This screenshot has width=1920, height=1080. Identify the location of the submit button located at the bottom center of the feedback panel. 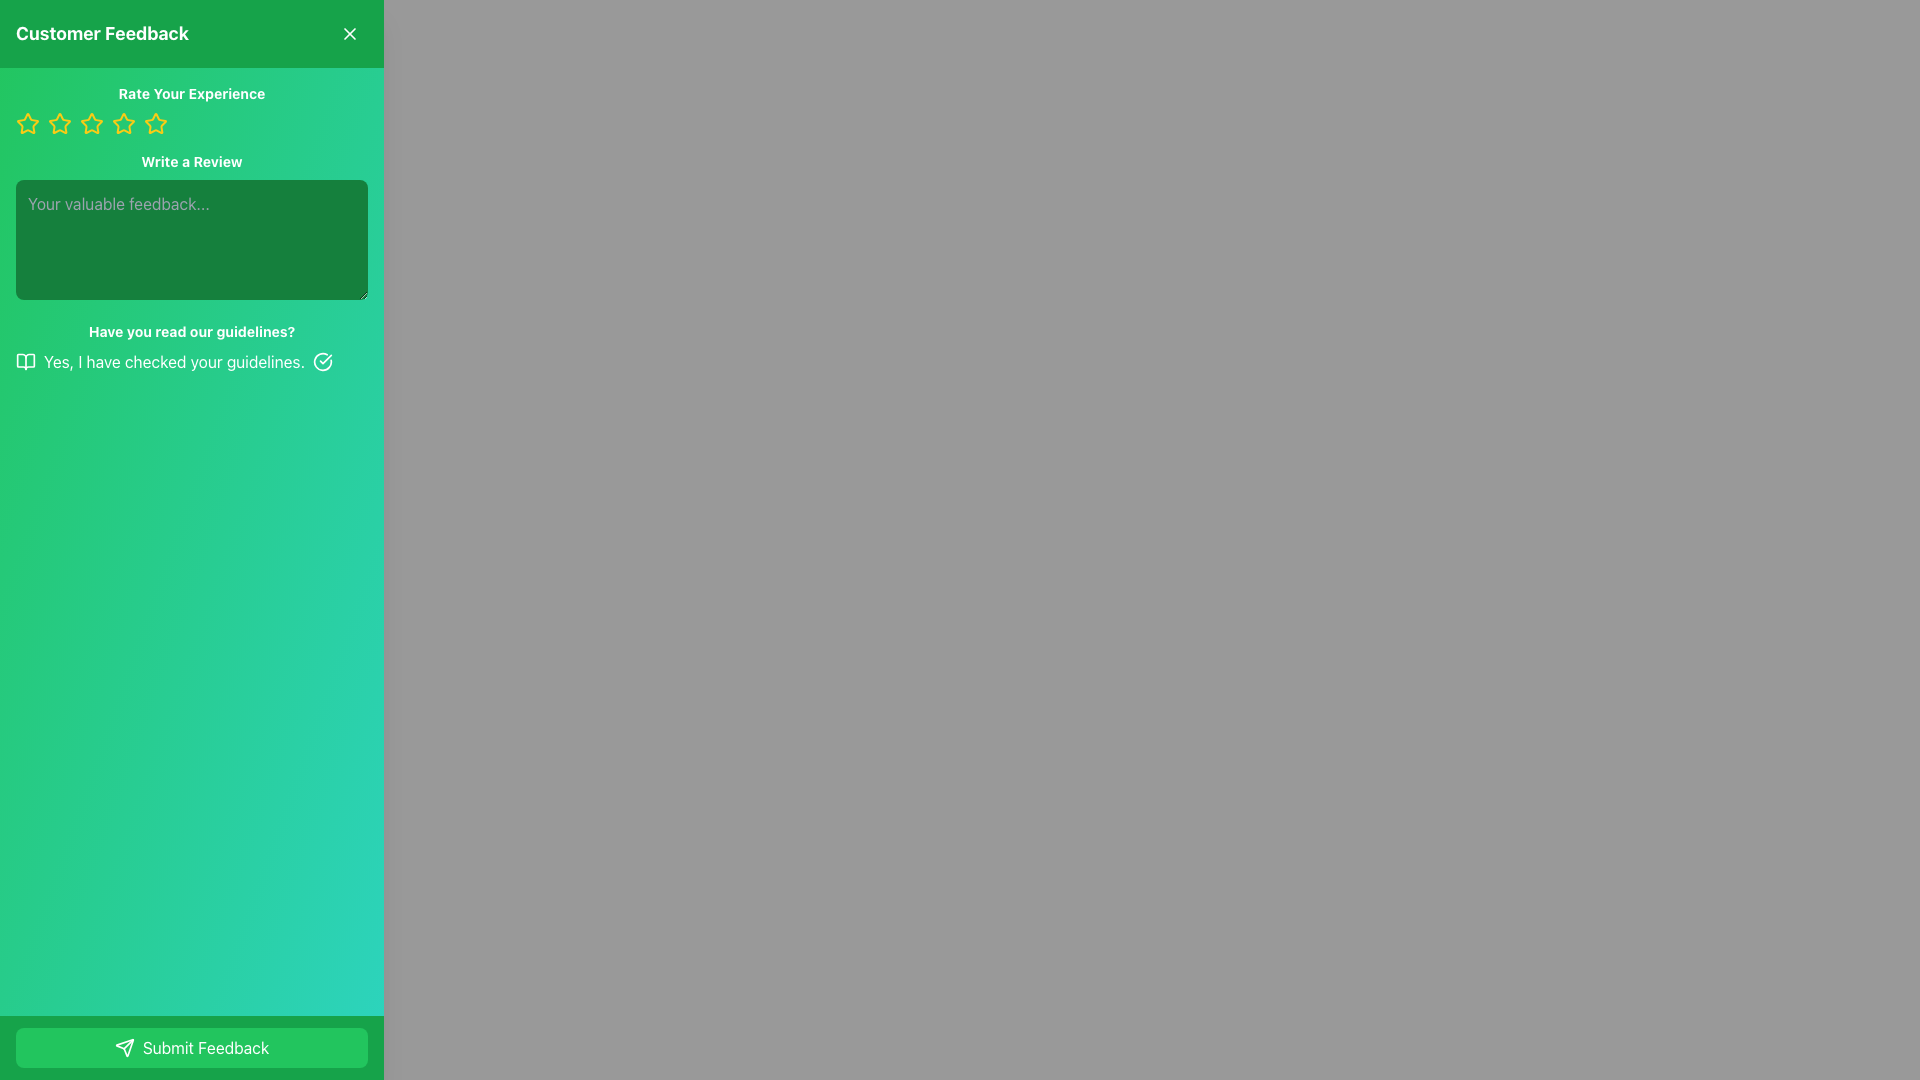
(192, 1047).